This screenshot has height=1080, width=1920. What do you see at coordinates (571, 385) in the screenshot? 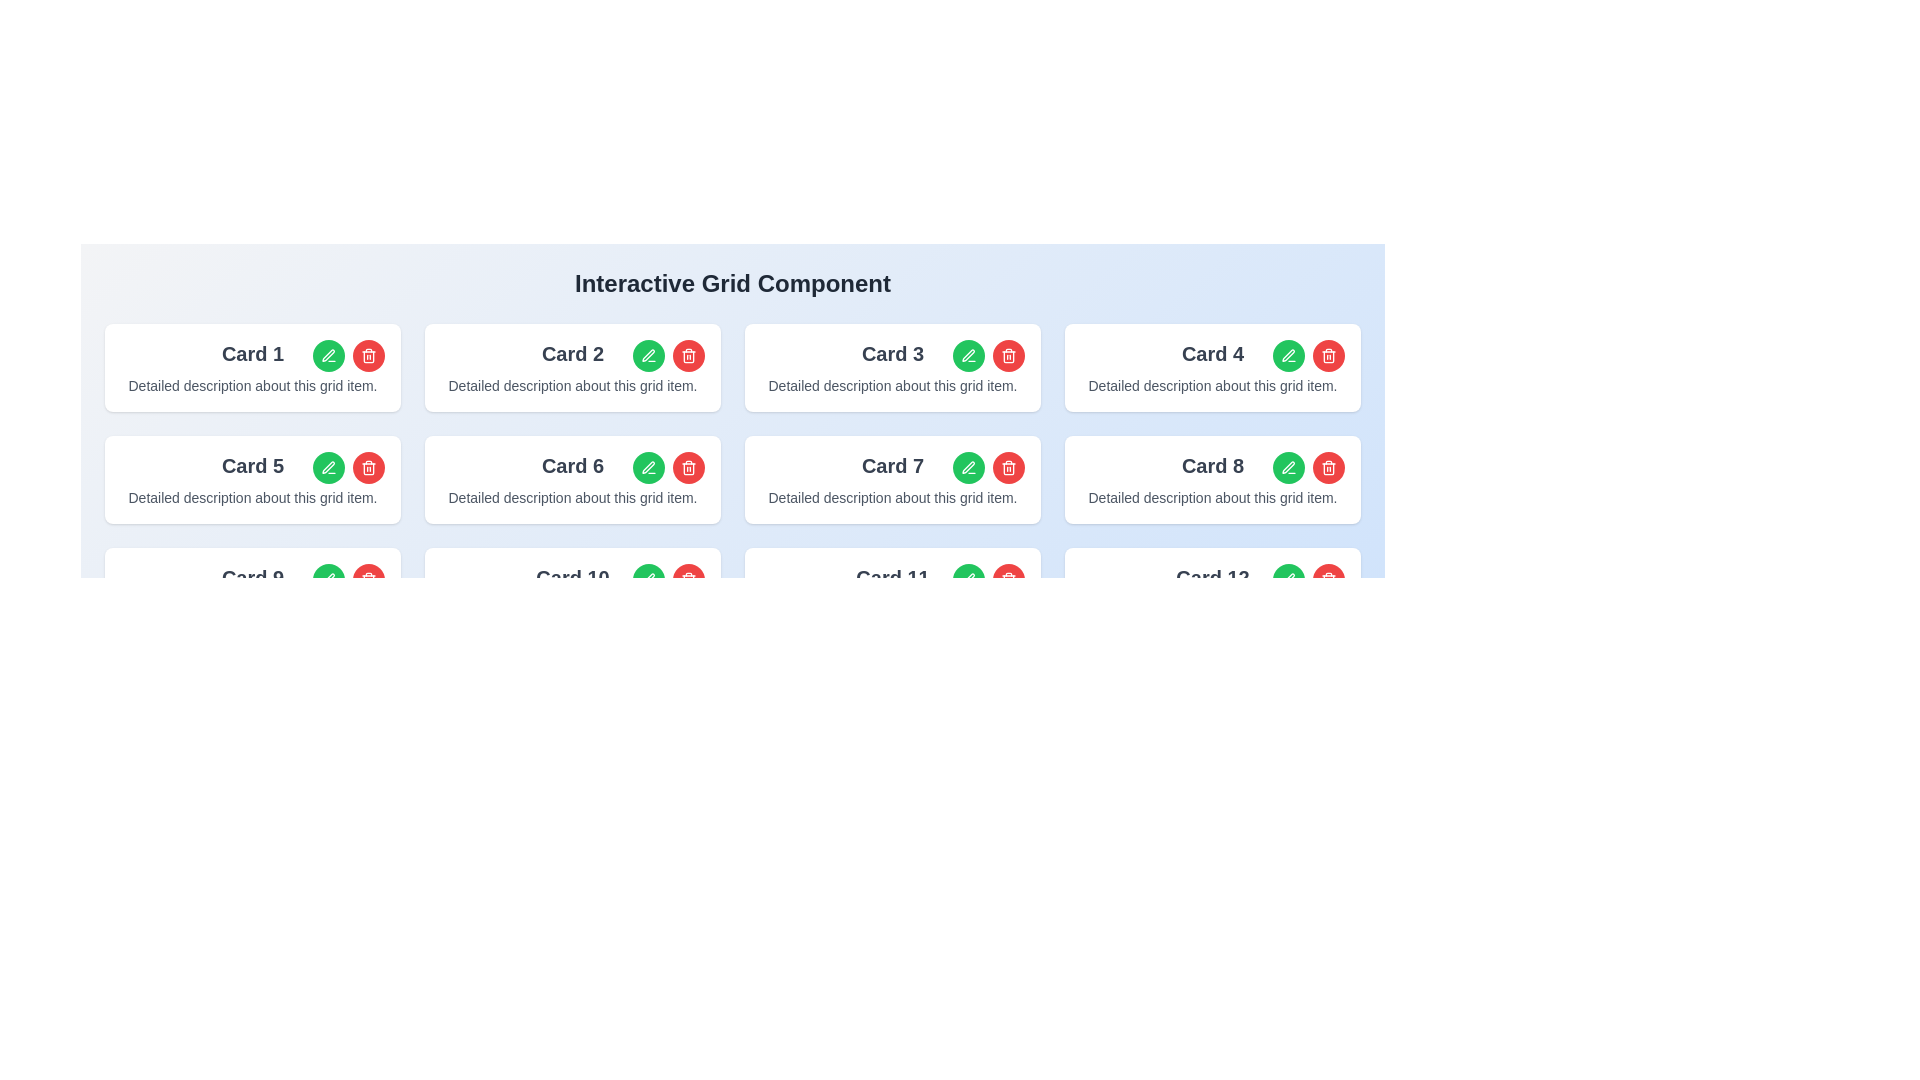
I see `the static text component that contains the text 'Detailed description about this grid item.' located in the second card labeled 'Card 2'` at bounding box center [571, 385].